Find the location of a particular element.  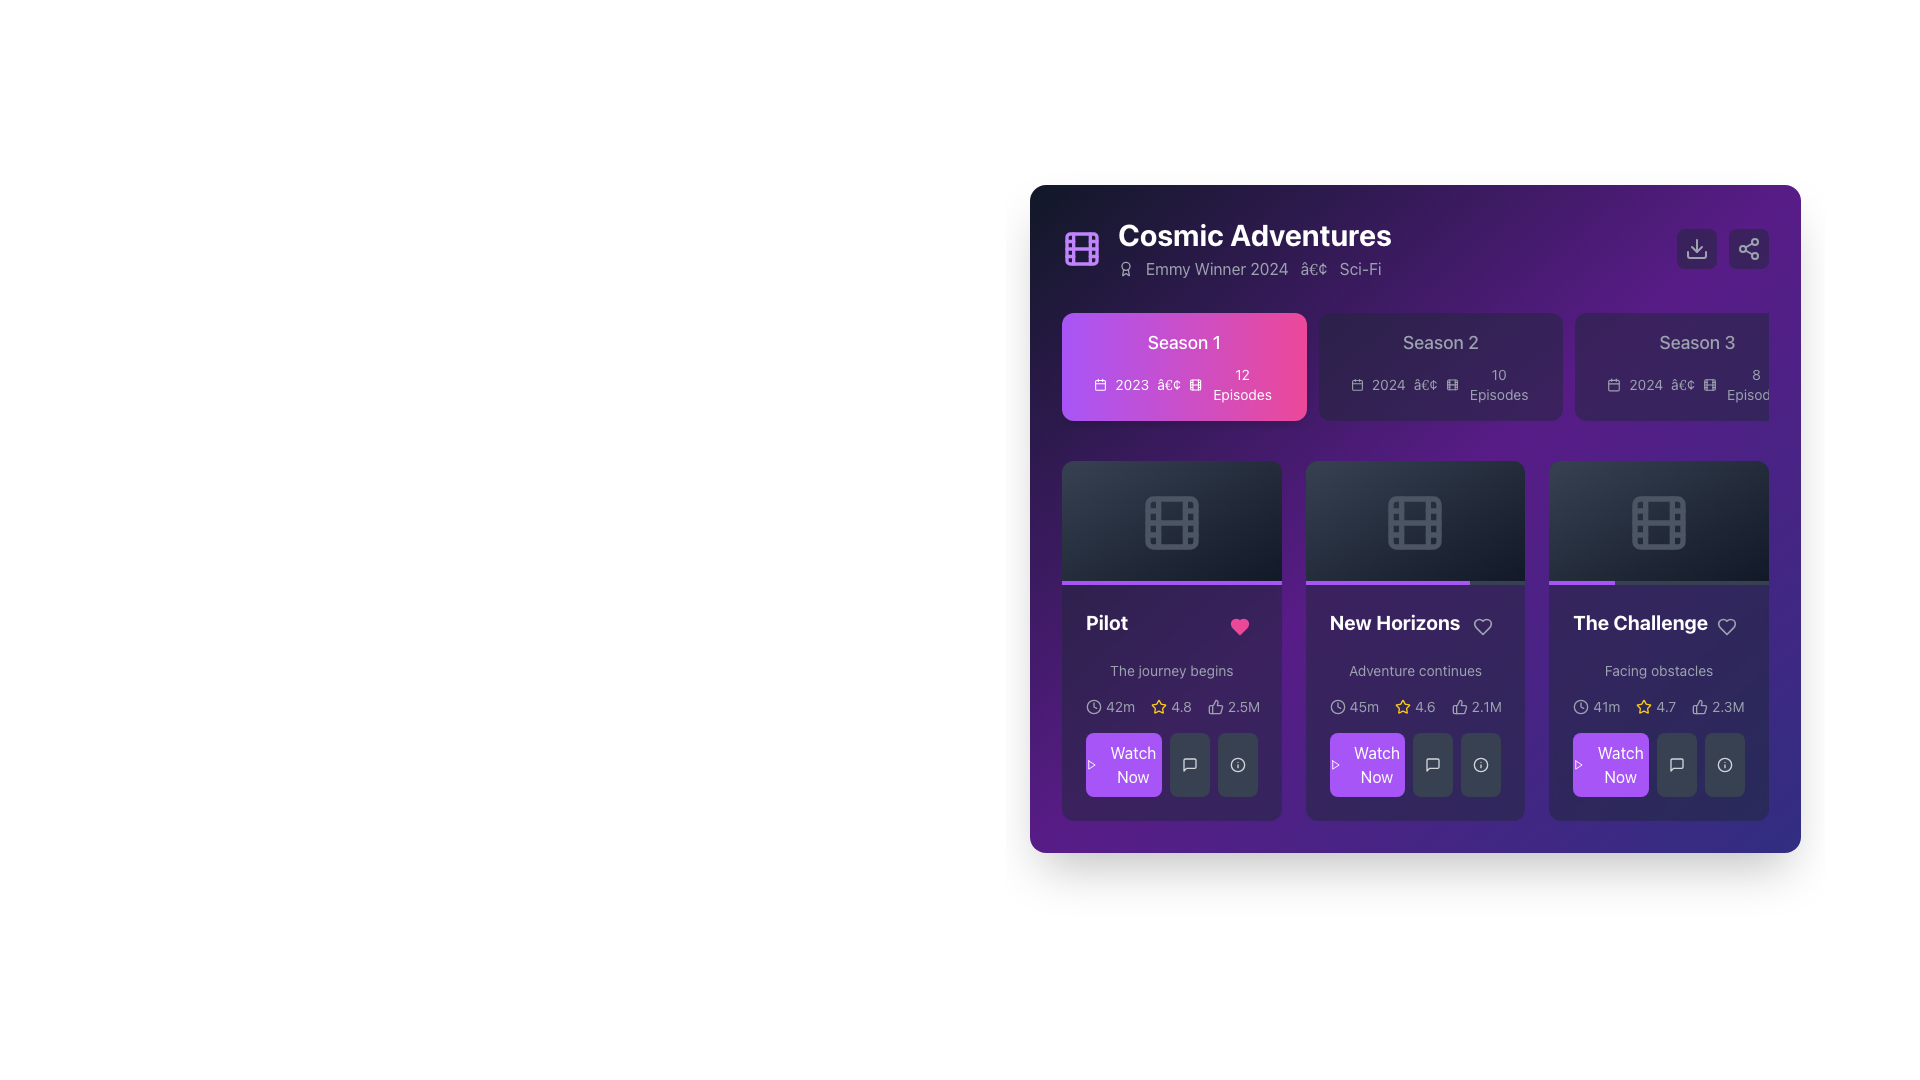

the icon that signifies the type of content in the rightmost card of the second row under the heading 'The Challenge' is located at coordinates (1659, 521).